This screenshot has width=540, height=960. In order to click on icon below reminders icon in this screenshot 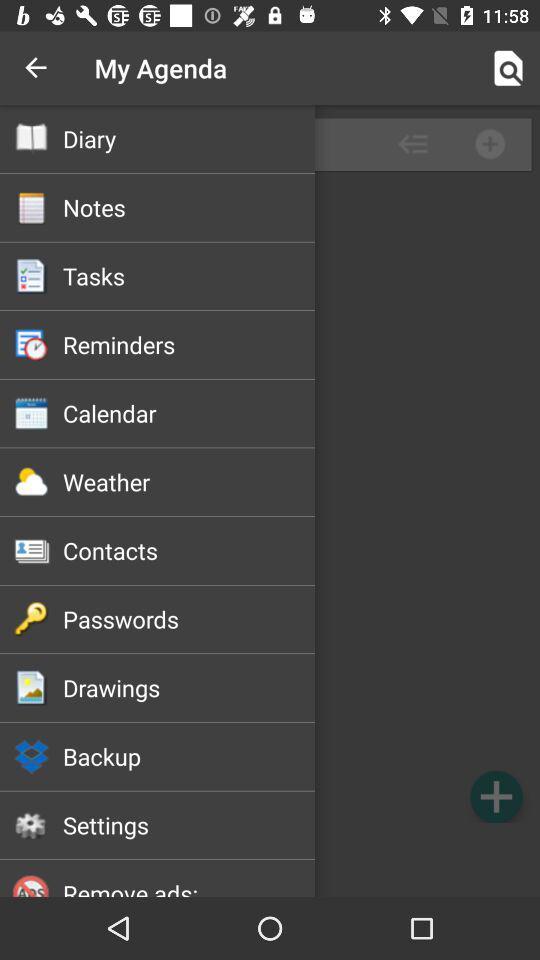, I will do `click(189, 412)`.